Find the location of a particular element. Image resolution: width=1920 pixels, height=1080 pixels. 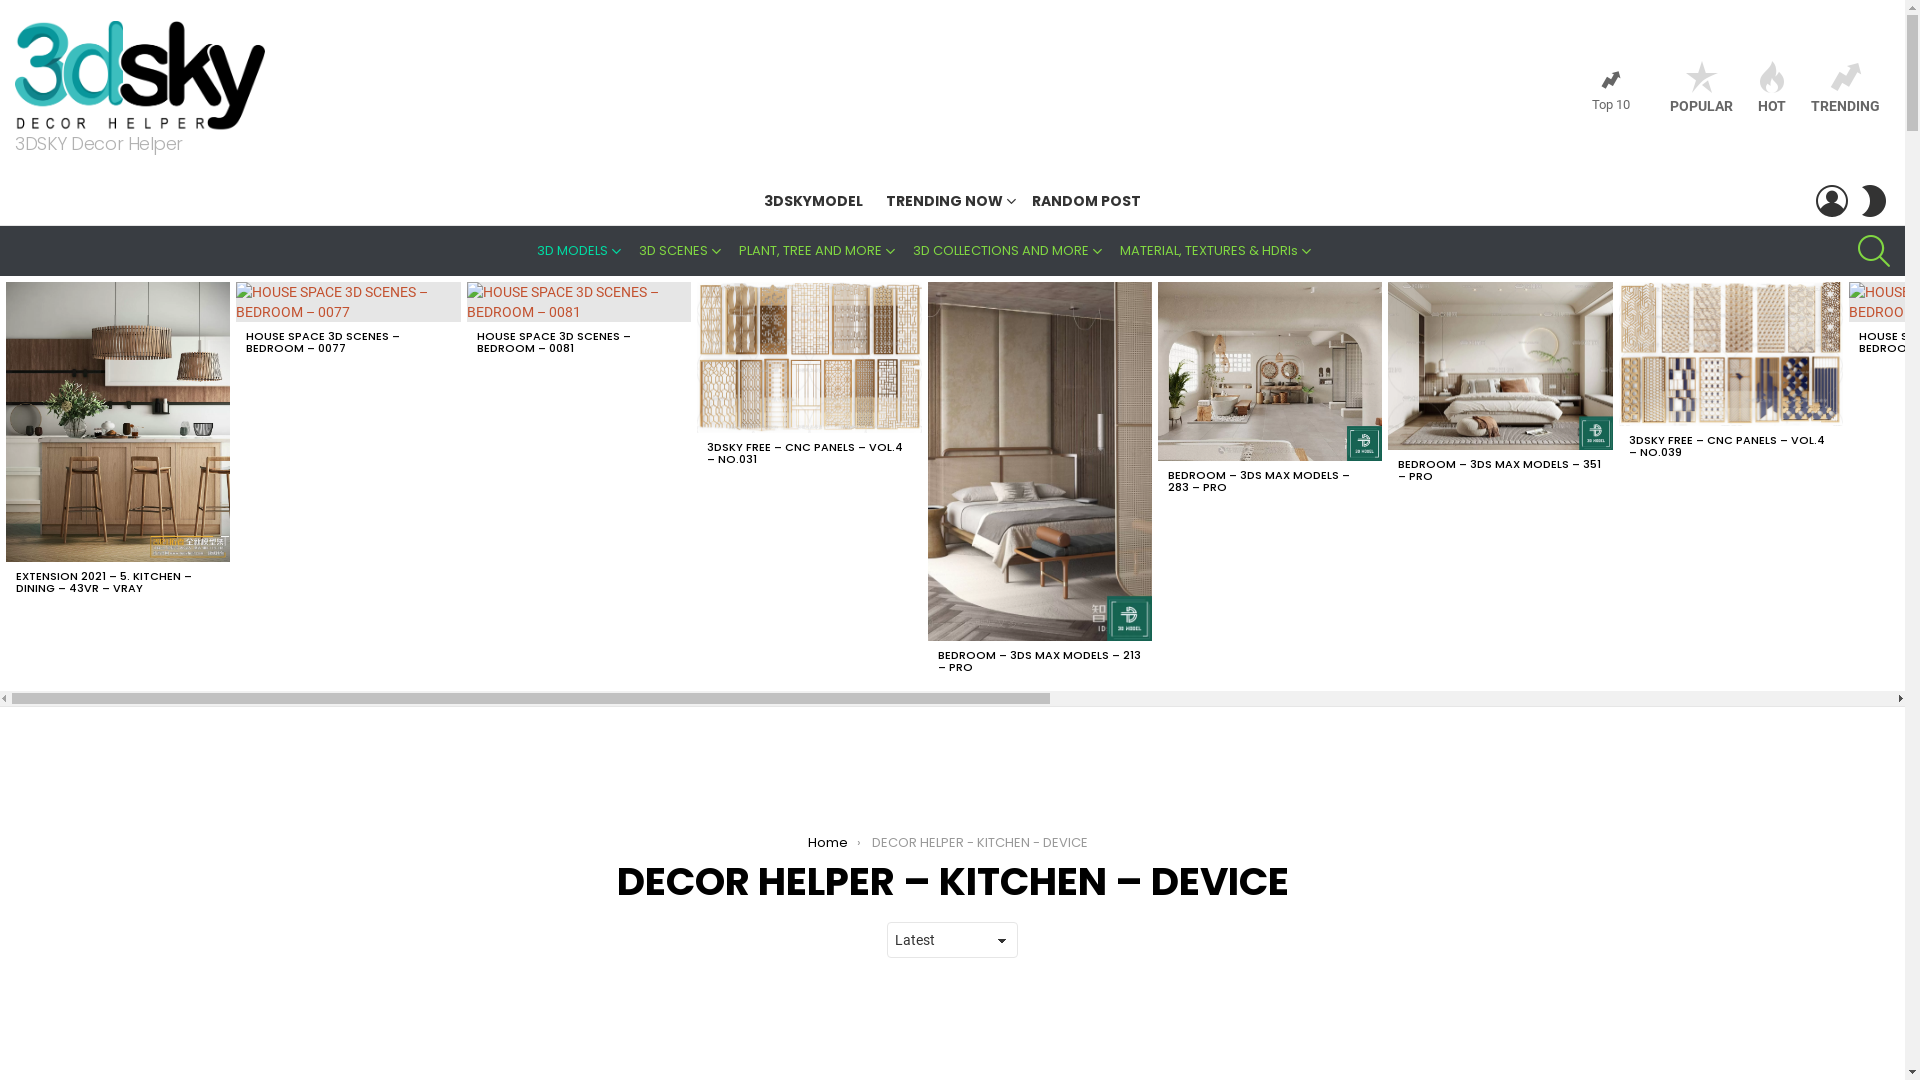

'POPULAR' is located at coordinates (1700, 87).